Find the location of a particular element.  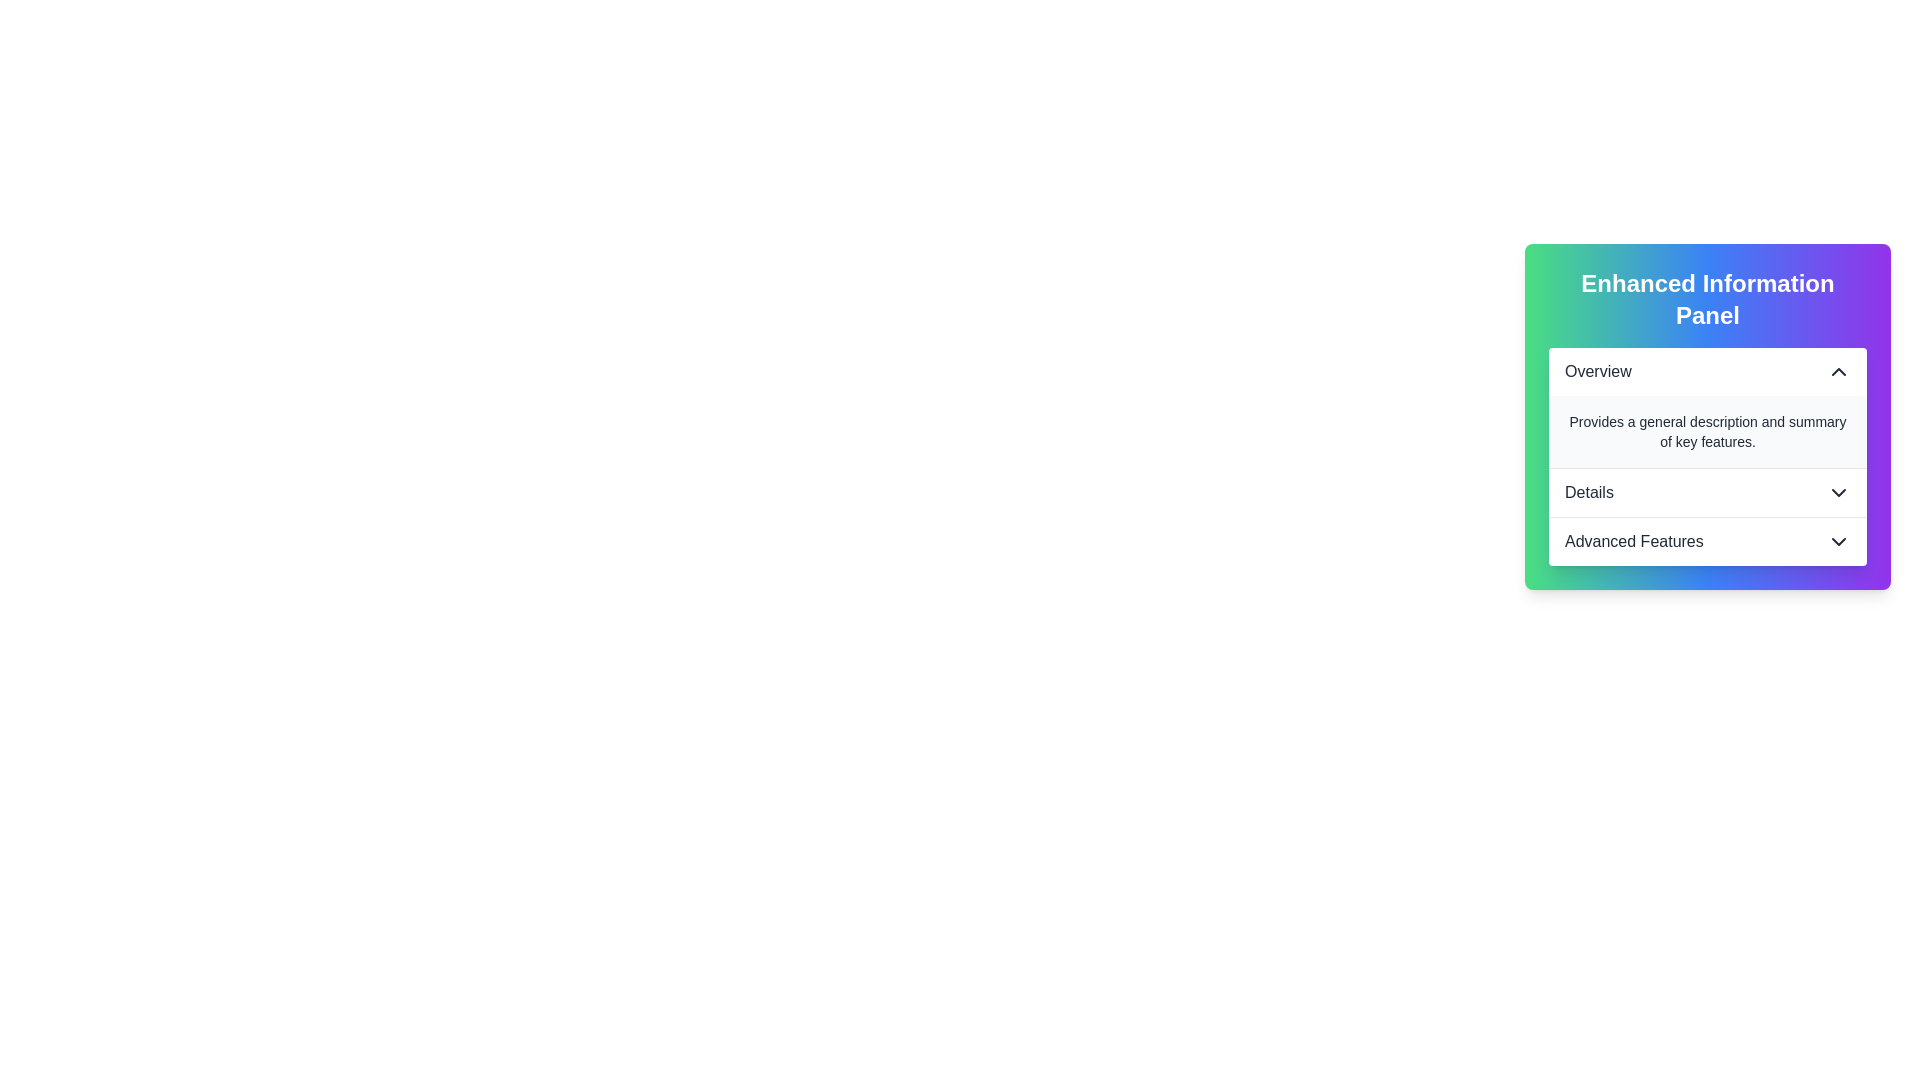

the small upward-pointing chevron arrow icon located to the far right of the 'Overview' header section in the Enhanced Information Panel is located at coordinates (1838, 371).